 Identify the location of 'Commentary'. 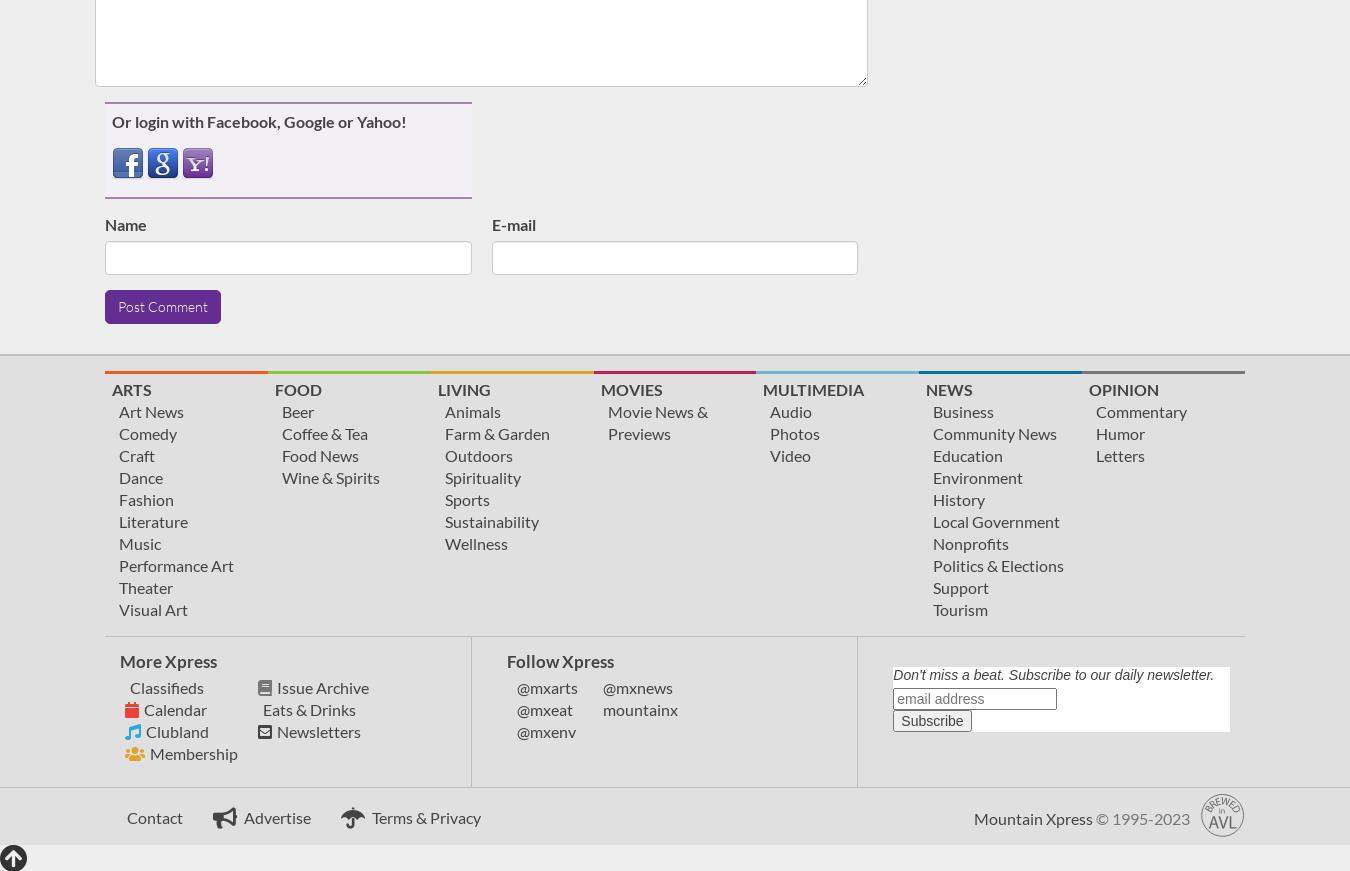
(1096, 410).